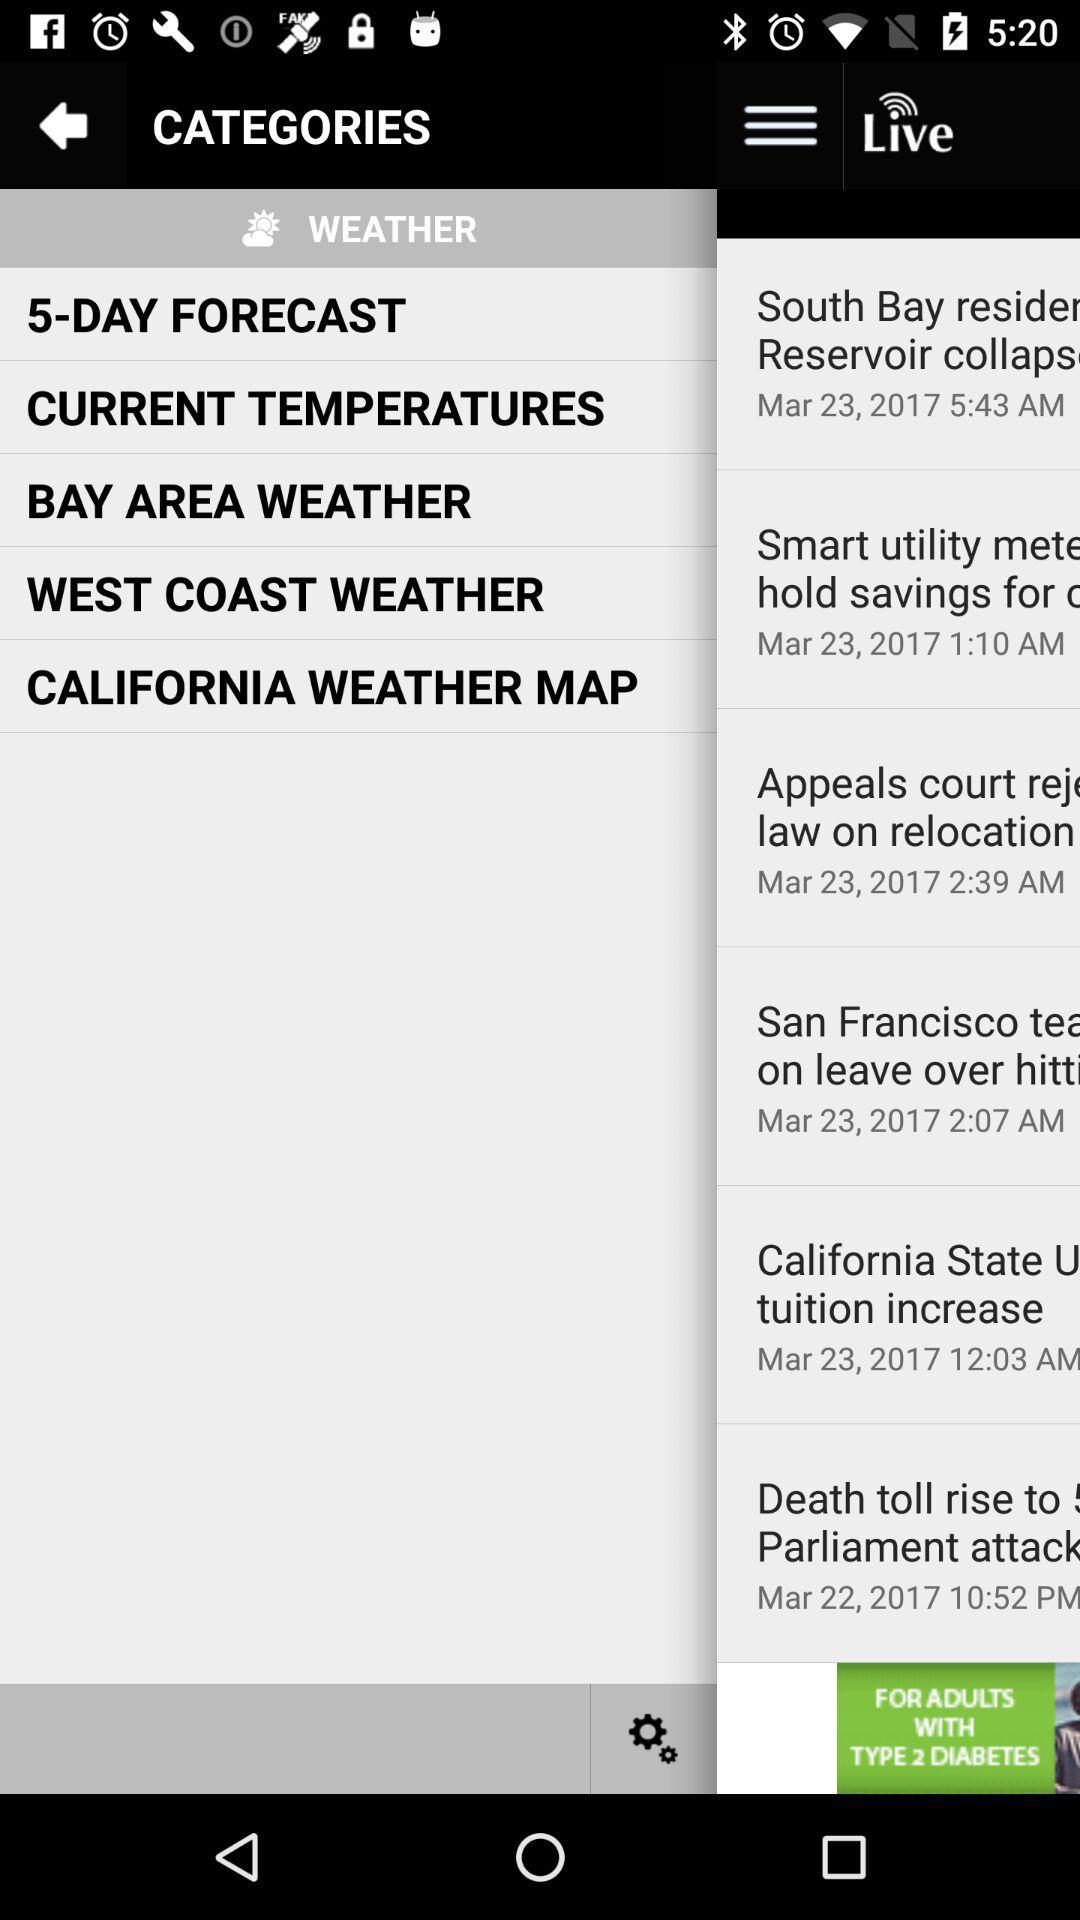 The image size is (1080, 1920). What do you see at coordinates (61, 124) in the screenshot?
I see `goto back` at bounding box center [61, 124].